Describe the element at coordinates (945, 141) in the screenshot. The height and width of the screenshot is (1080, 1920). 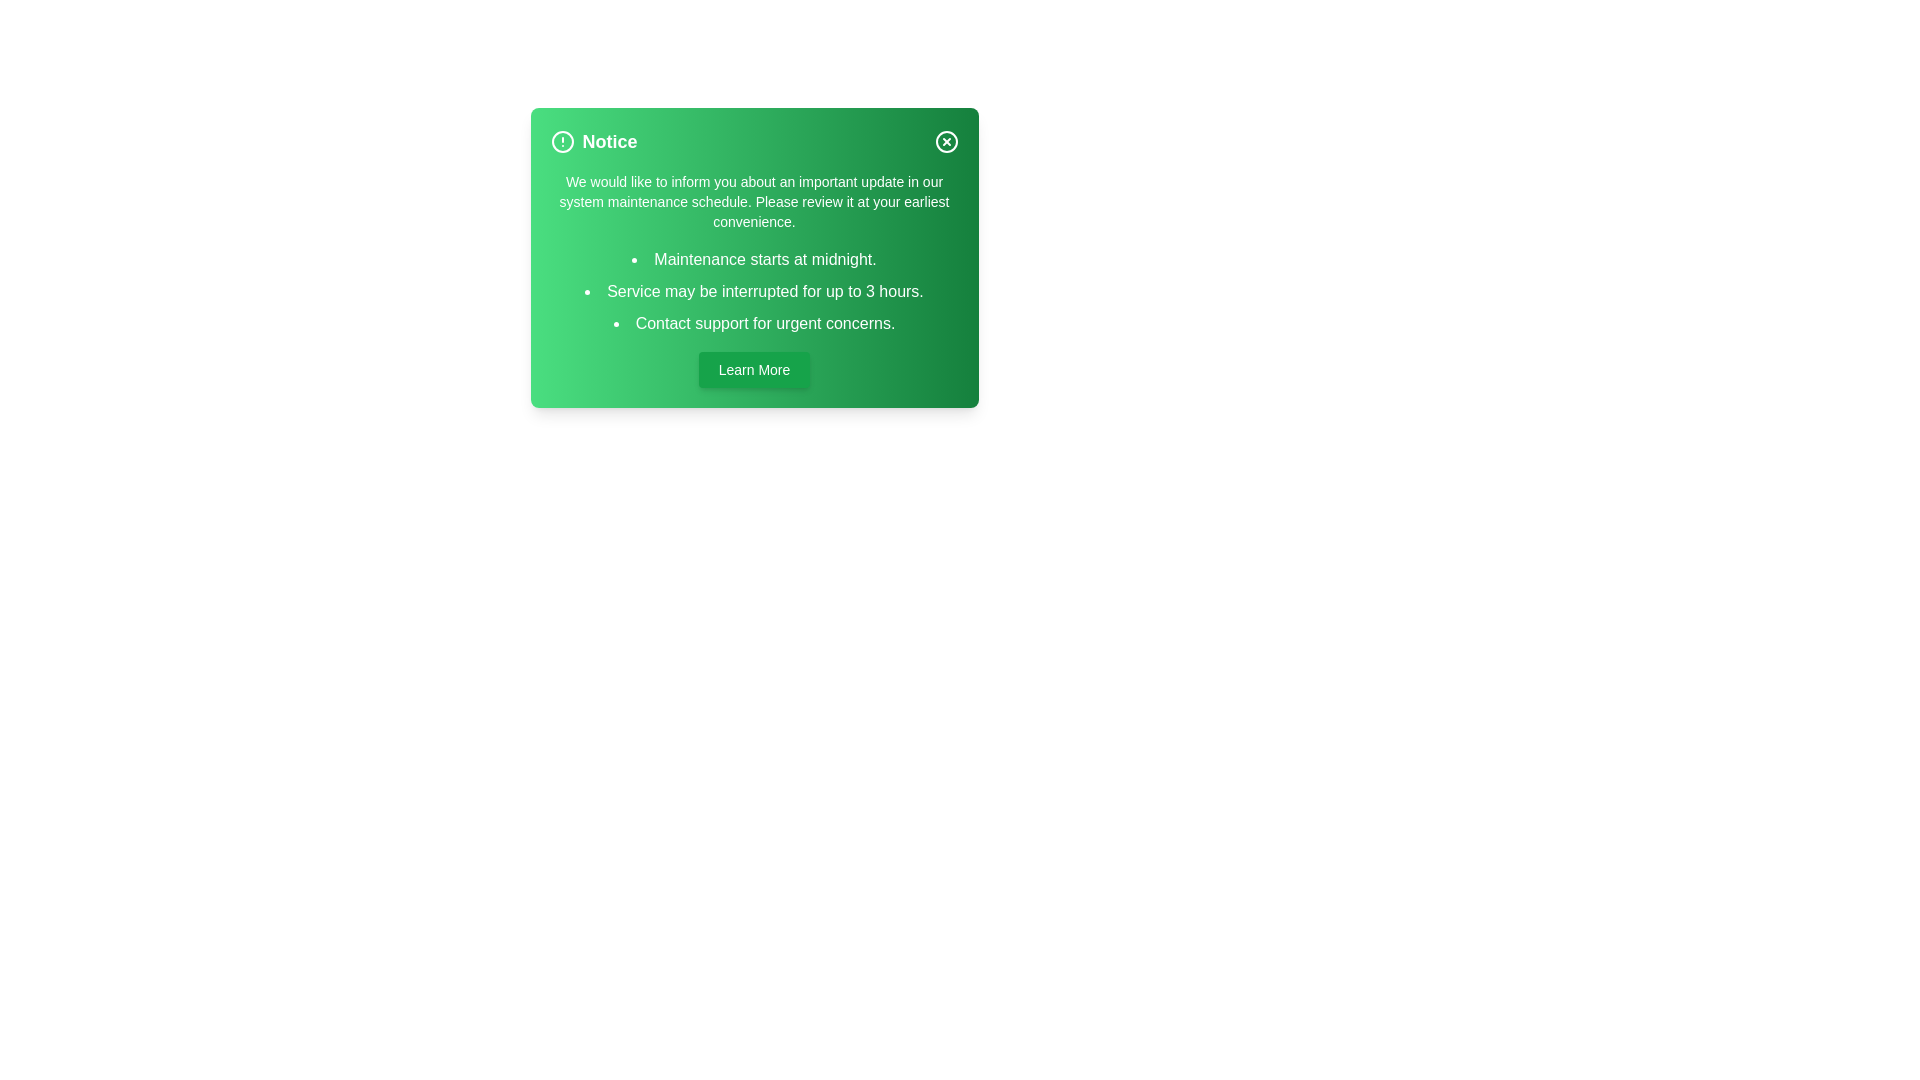
I see `the close button in the top-right corner of the green notification box labeled 'Notice'` at that location.